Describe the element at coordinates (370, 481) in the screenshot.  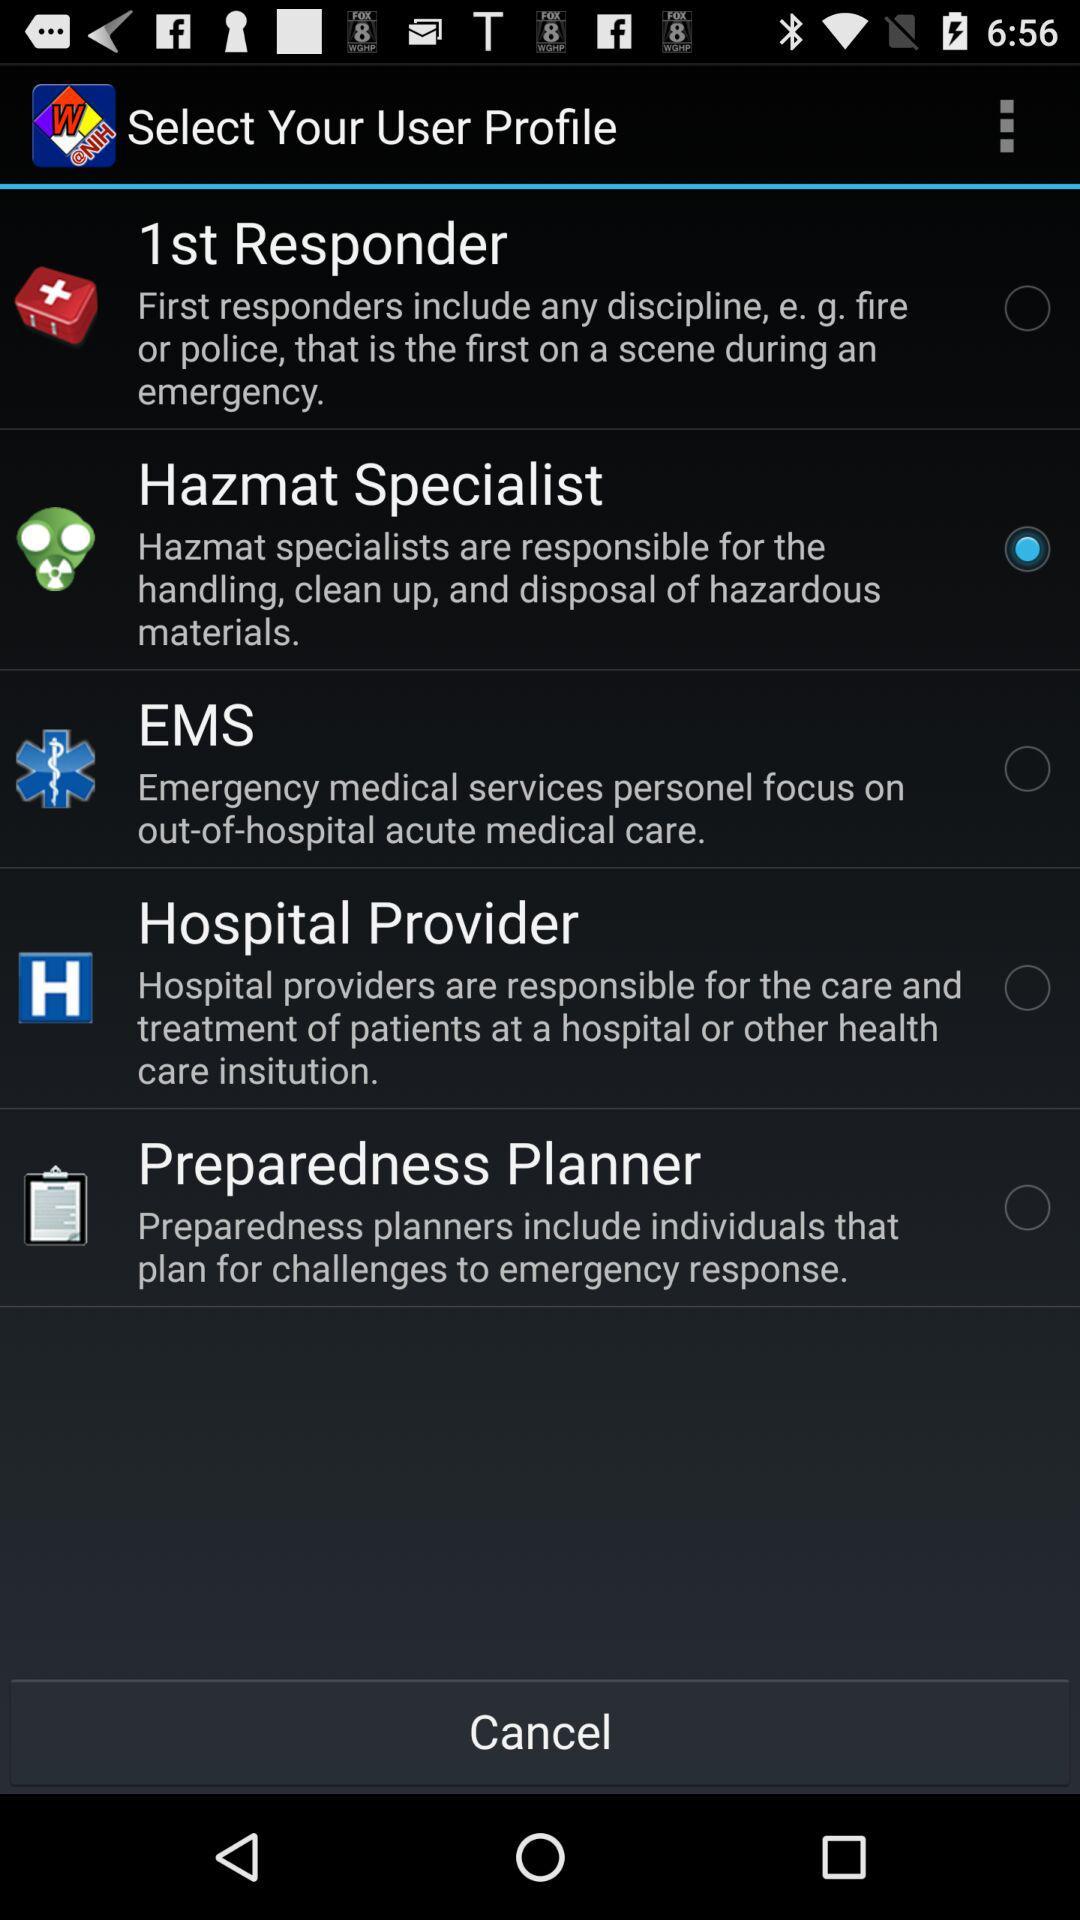
I see `app below the first responders include item` at that location.